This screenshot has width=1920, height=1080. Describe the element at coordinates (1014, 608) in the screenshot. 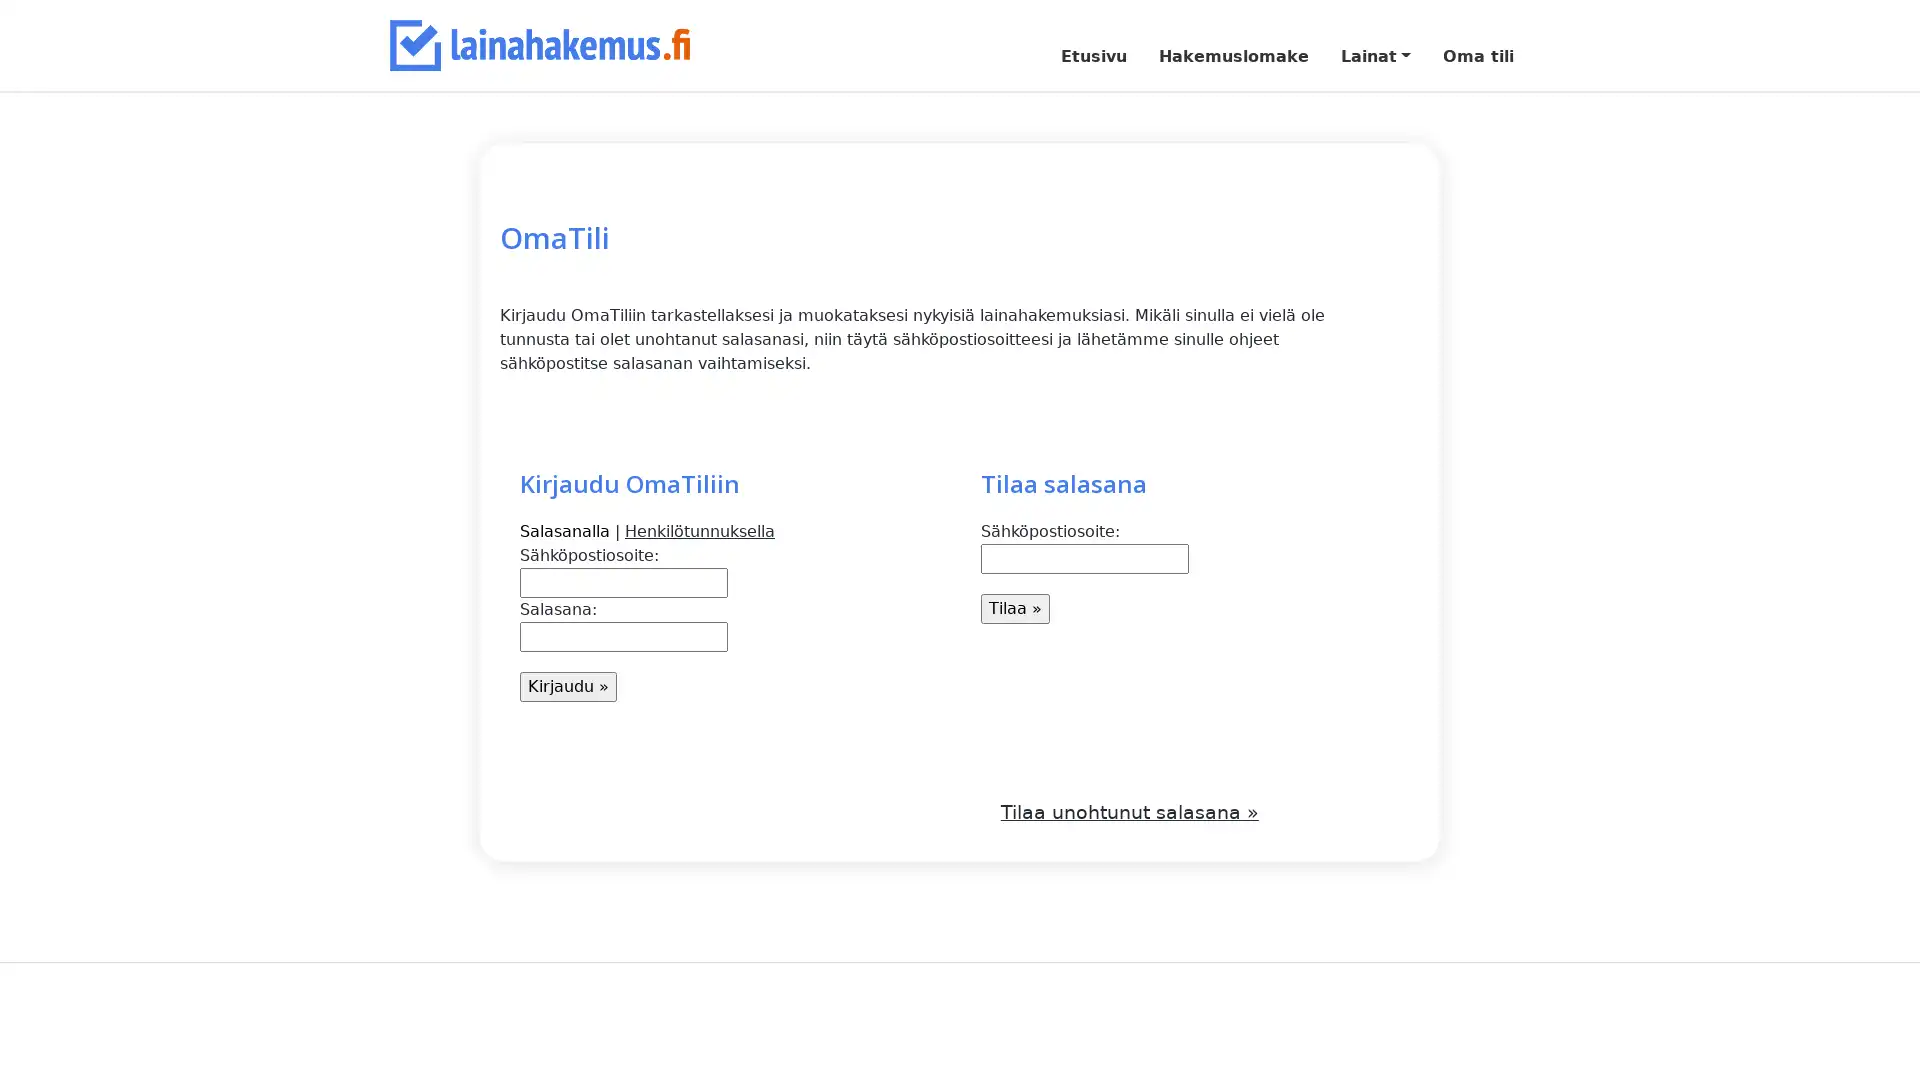

I see `Tilaa` at that location.